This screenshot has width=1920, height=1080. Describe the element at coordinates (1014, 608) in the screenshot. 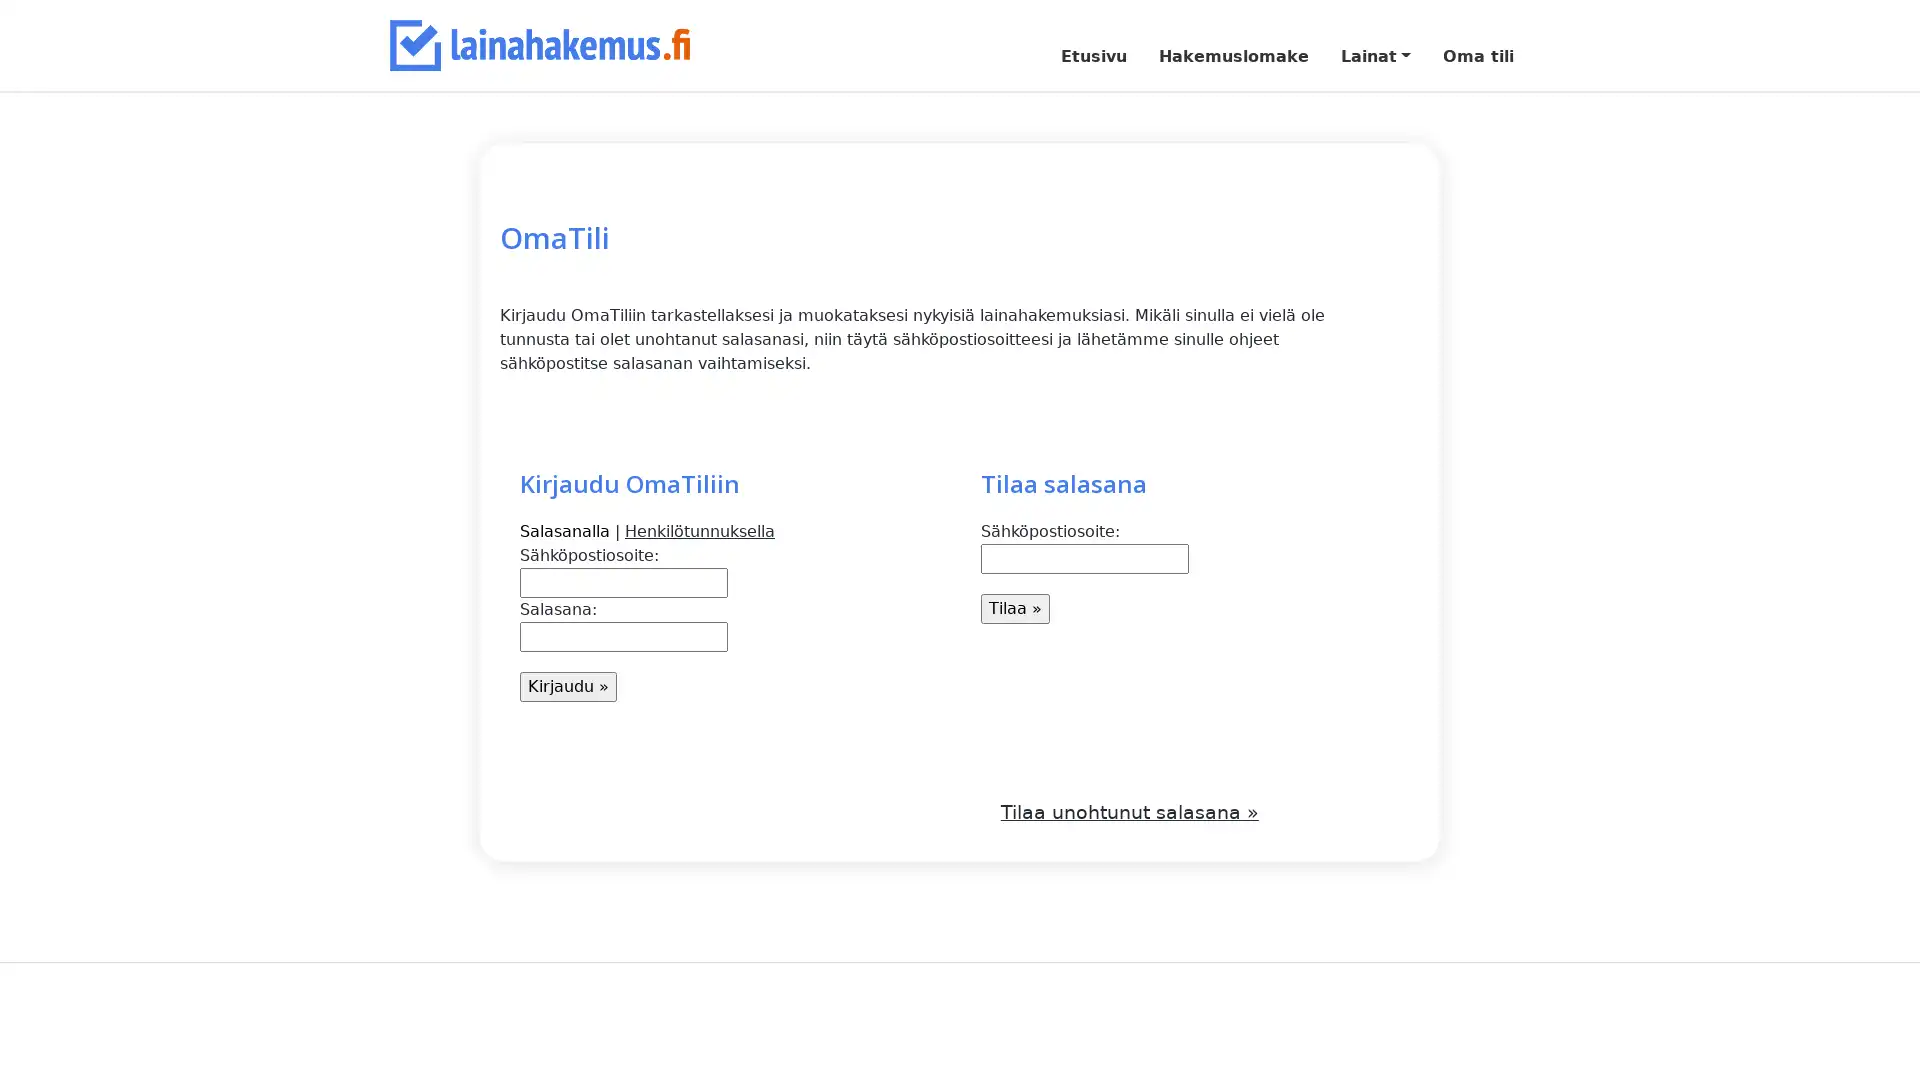

I see `Tilaa` at that location.